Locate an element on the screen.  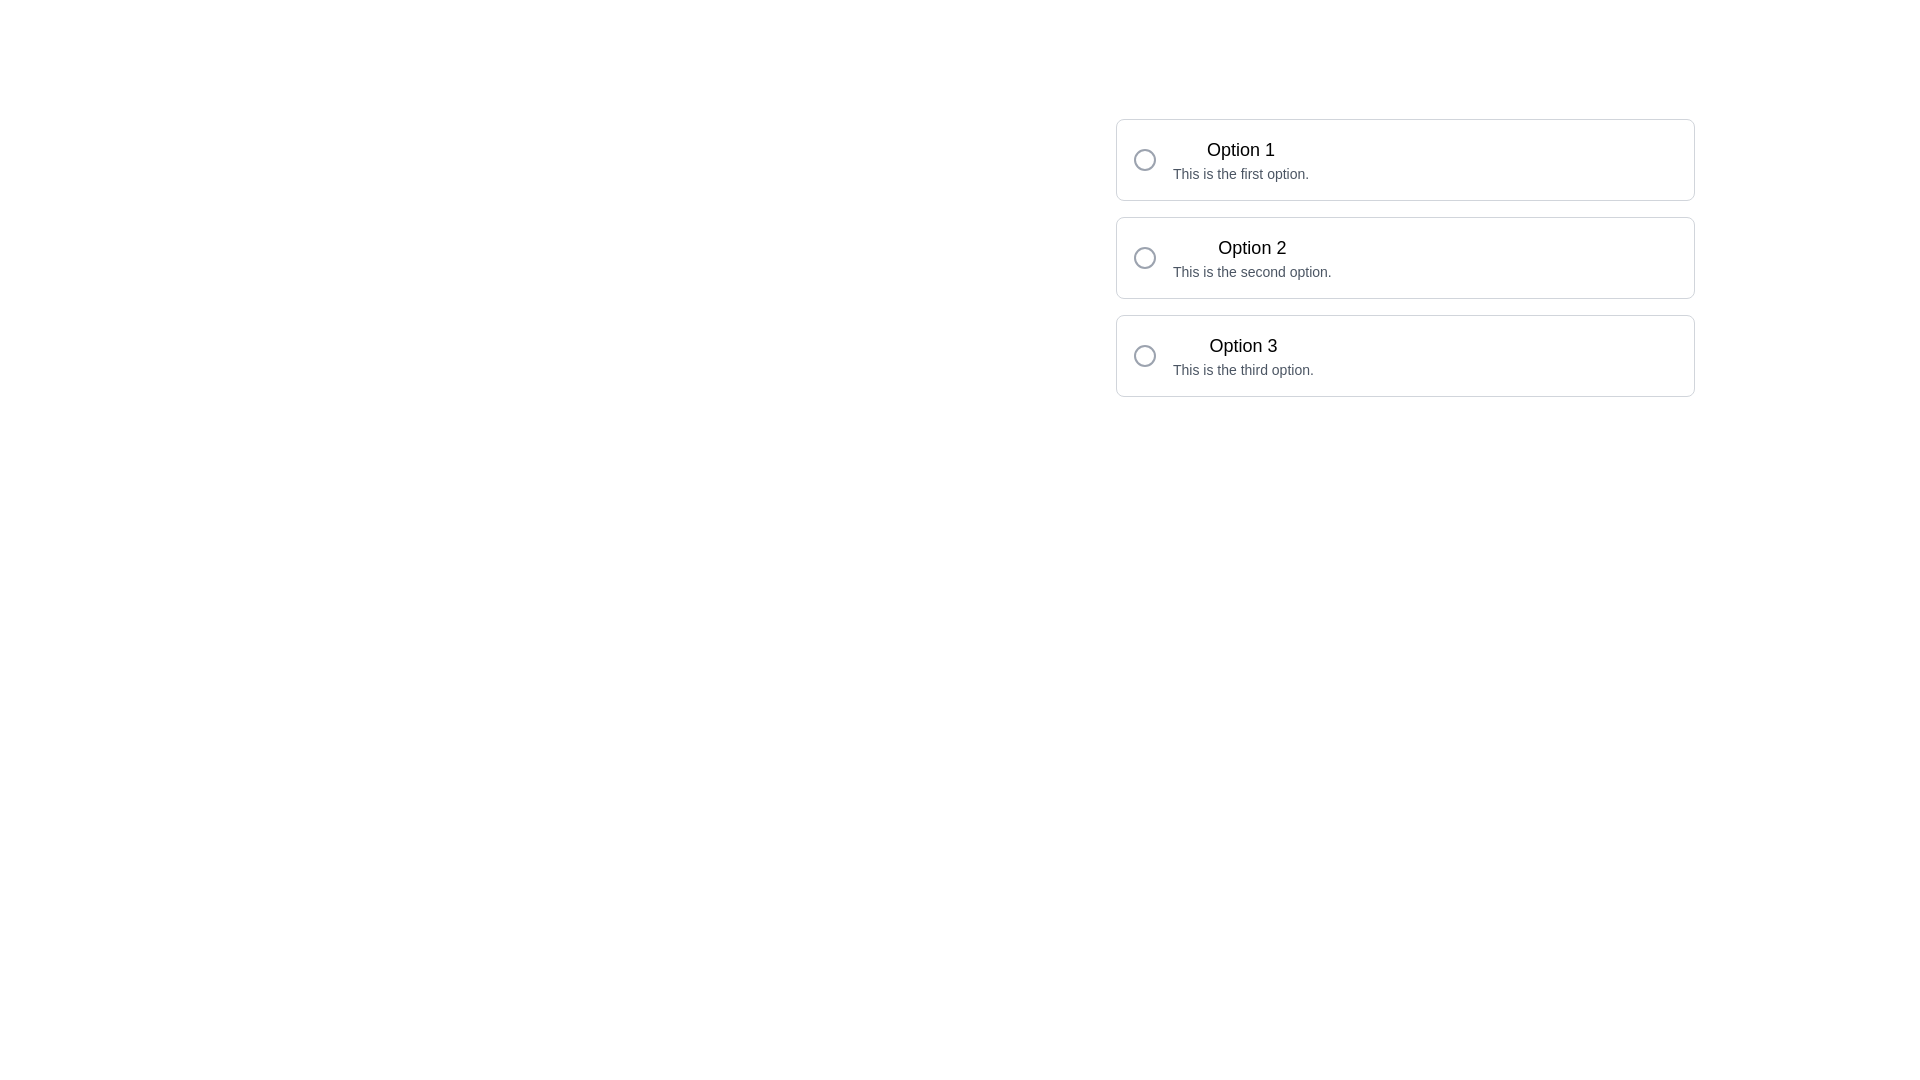
'Option 2 - This is the second option.' in the group of selectable options displayed as a list is located at coordinates (1404, 257).